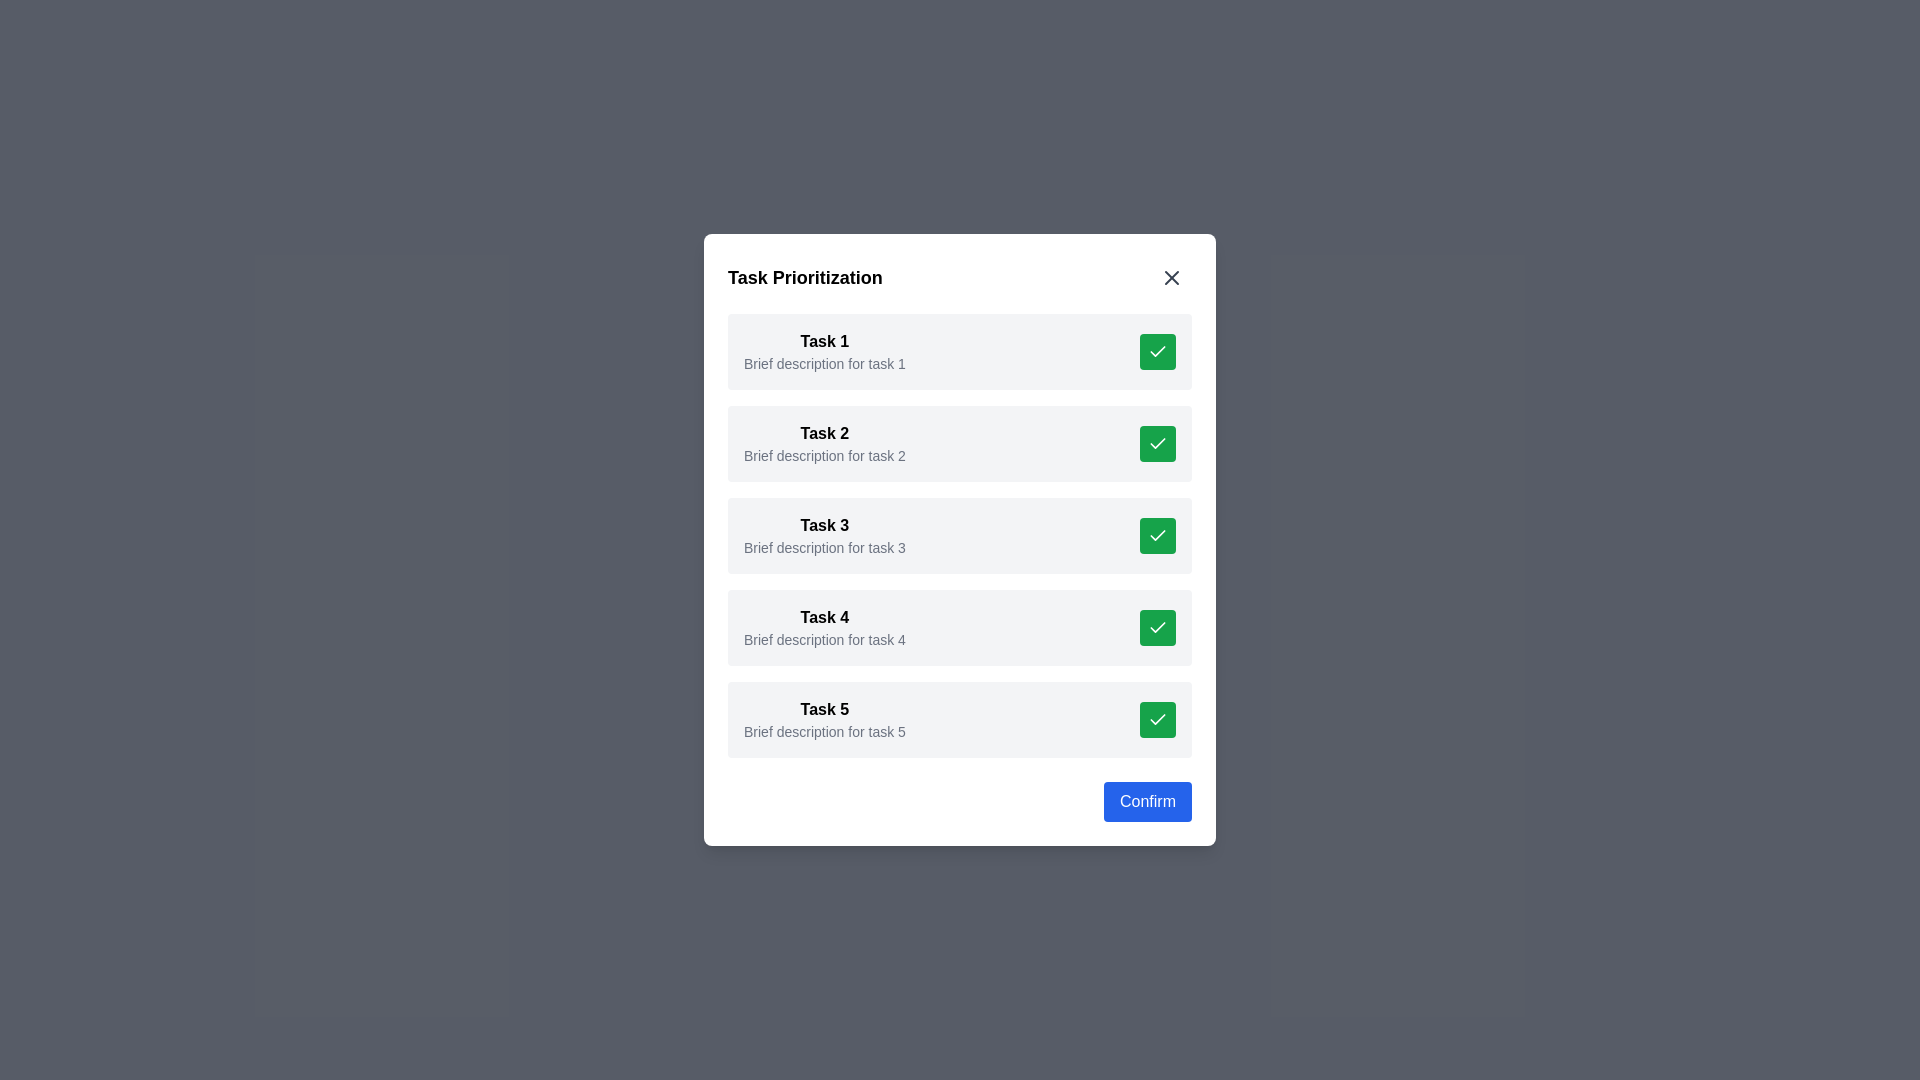 Image resolution: width=1920 pixels, height=1080 pixels. I want to click on the Text Display element which contains the bold text 'Task 2' and the smaller description 'Brief description for task 2', so click(825, 442).